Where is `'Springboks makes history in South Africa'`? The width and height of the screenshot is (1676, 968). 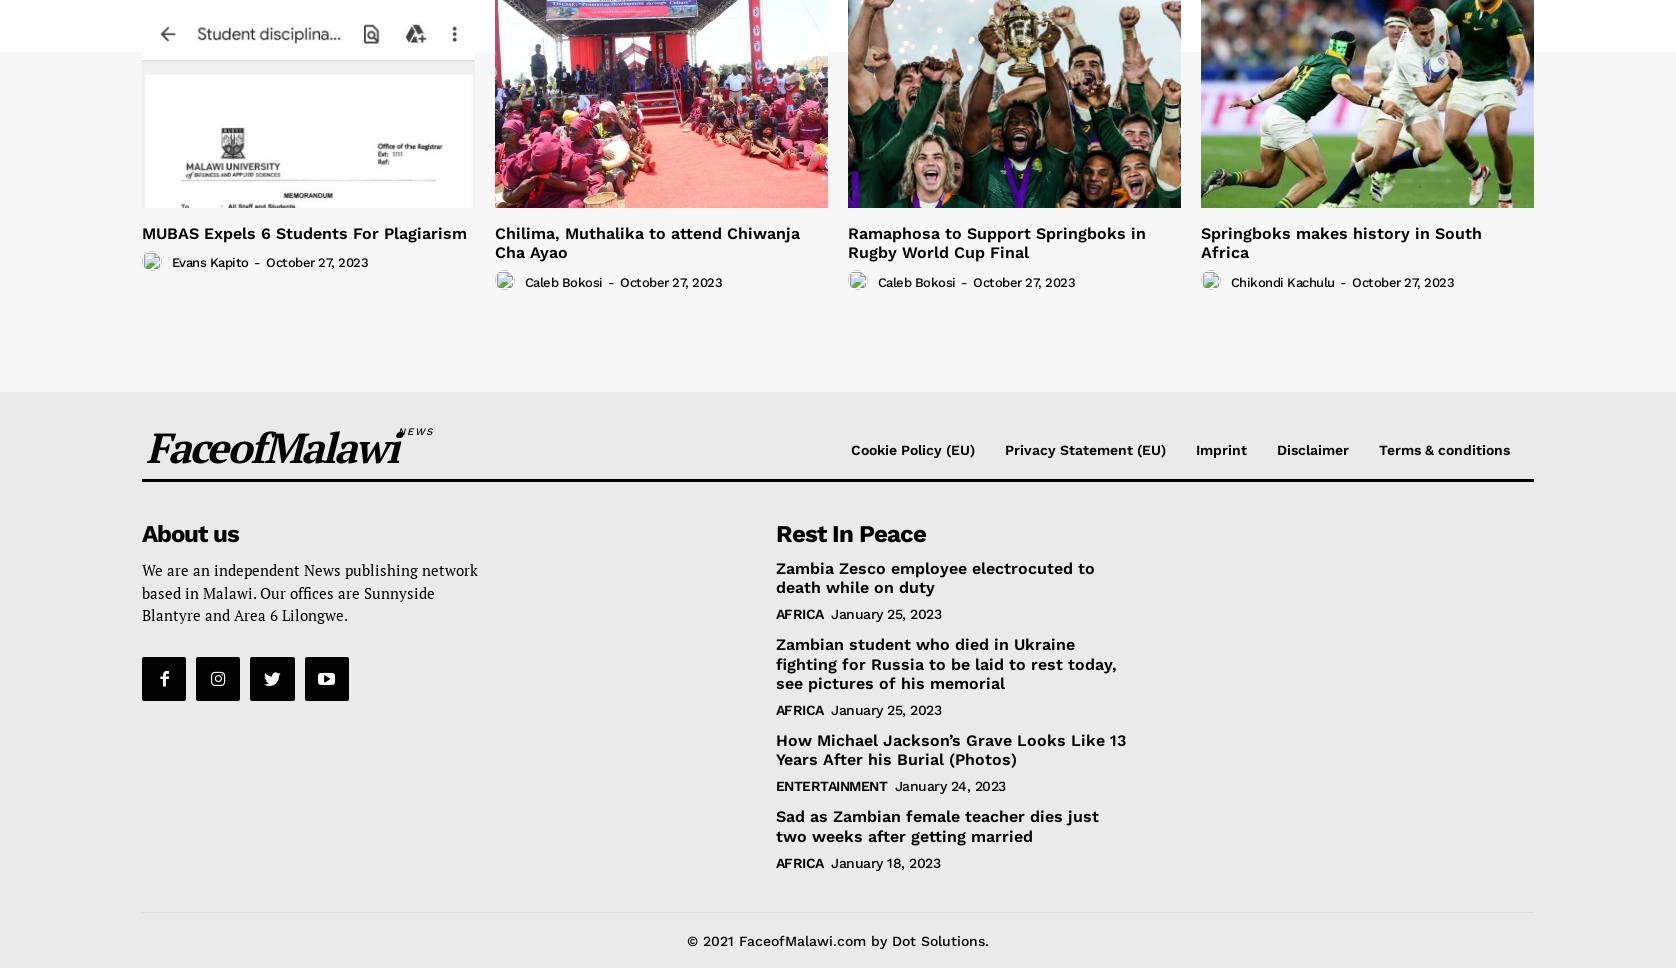 'Springboks makes history in South Africa' is located at coordinates (1341, 242).